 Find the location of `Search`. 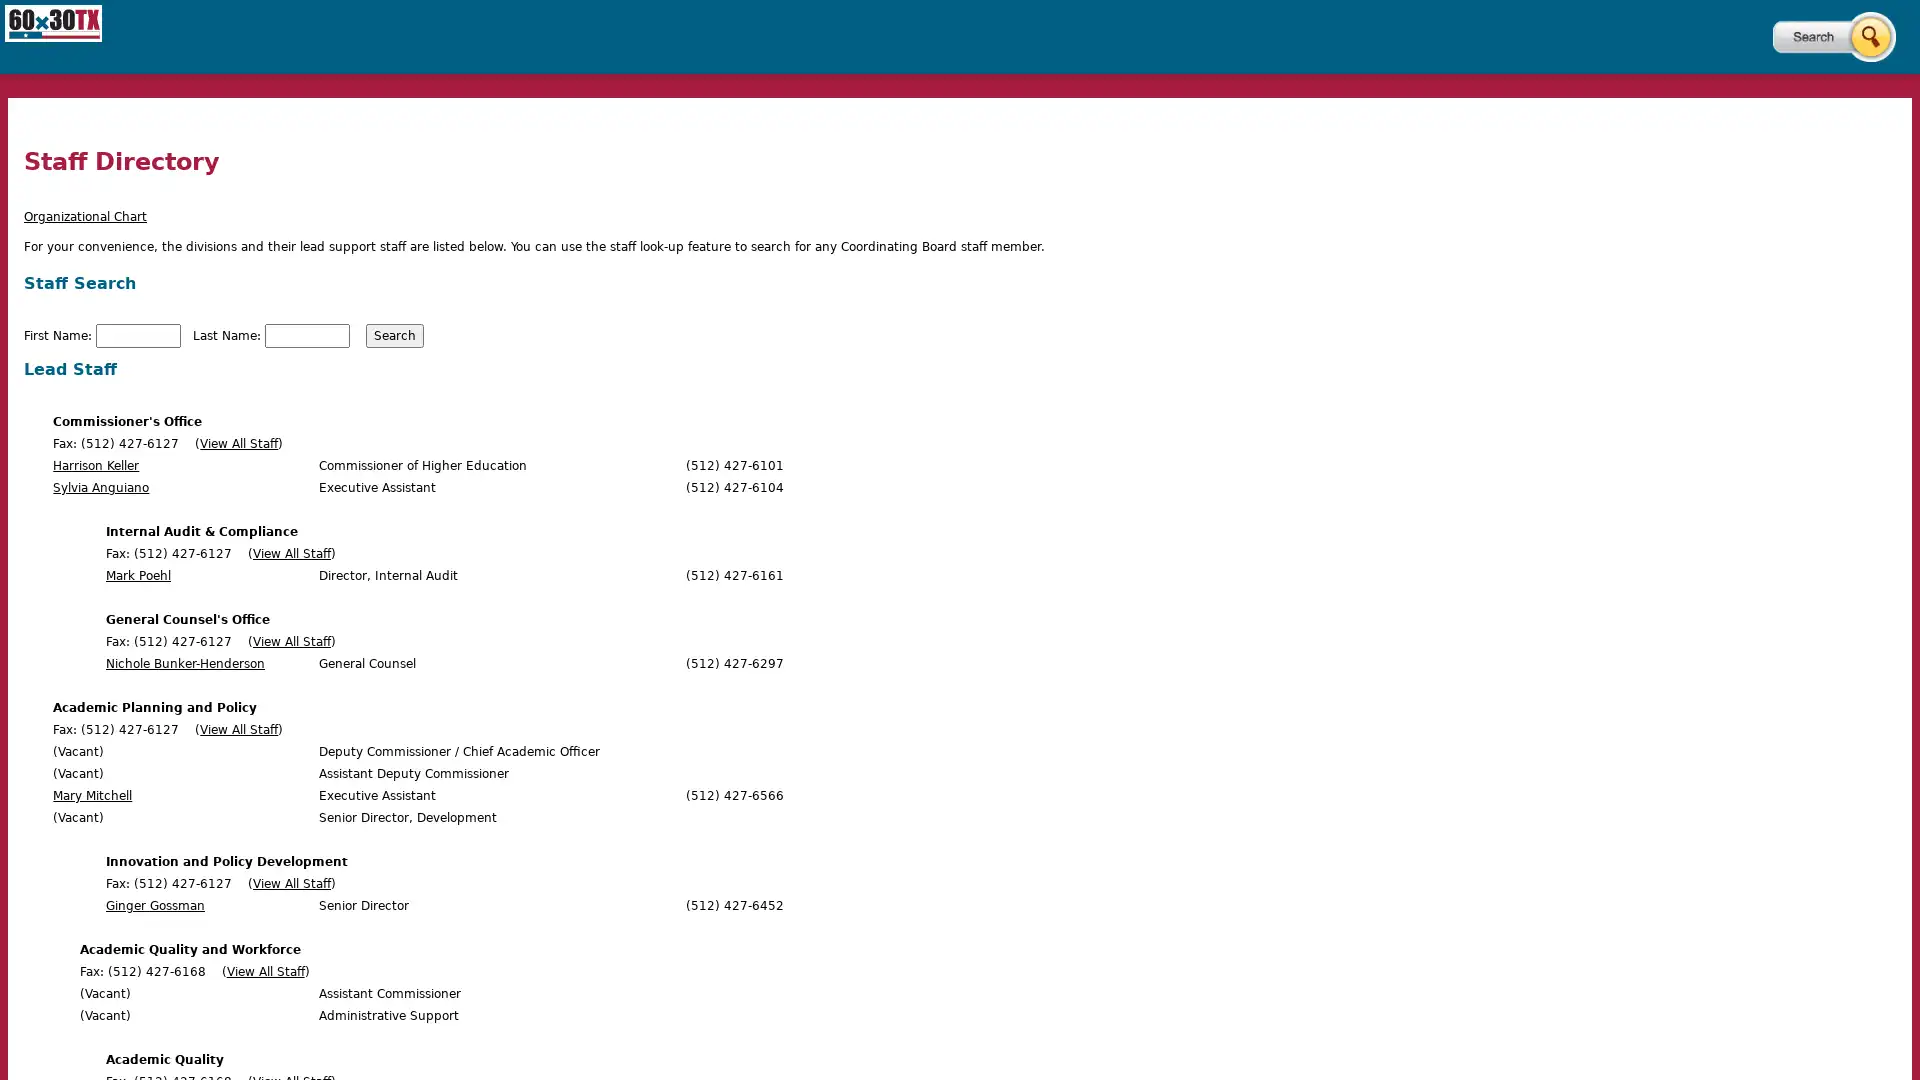

Search is located at coordinates (394, 334).